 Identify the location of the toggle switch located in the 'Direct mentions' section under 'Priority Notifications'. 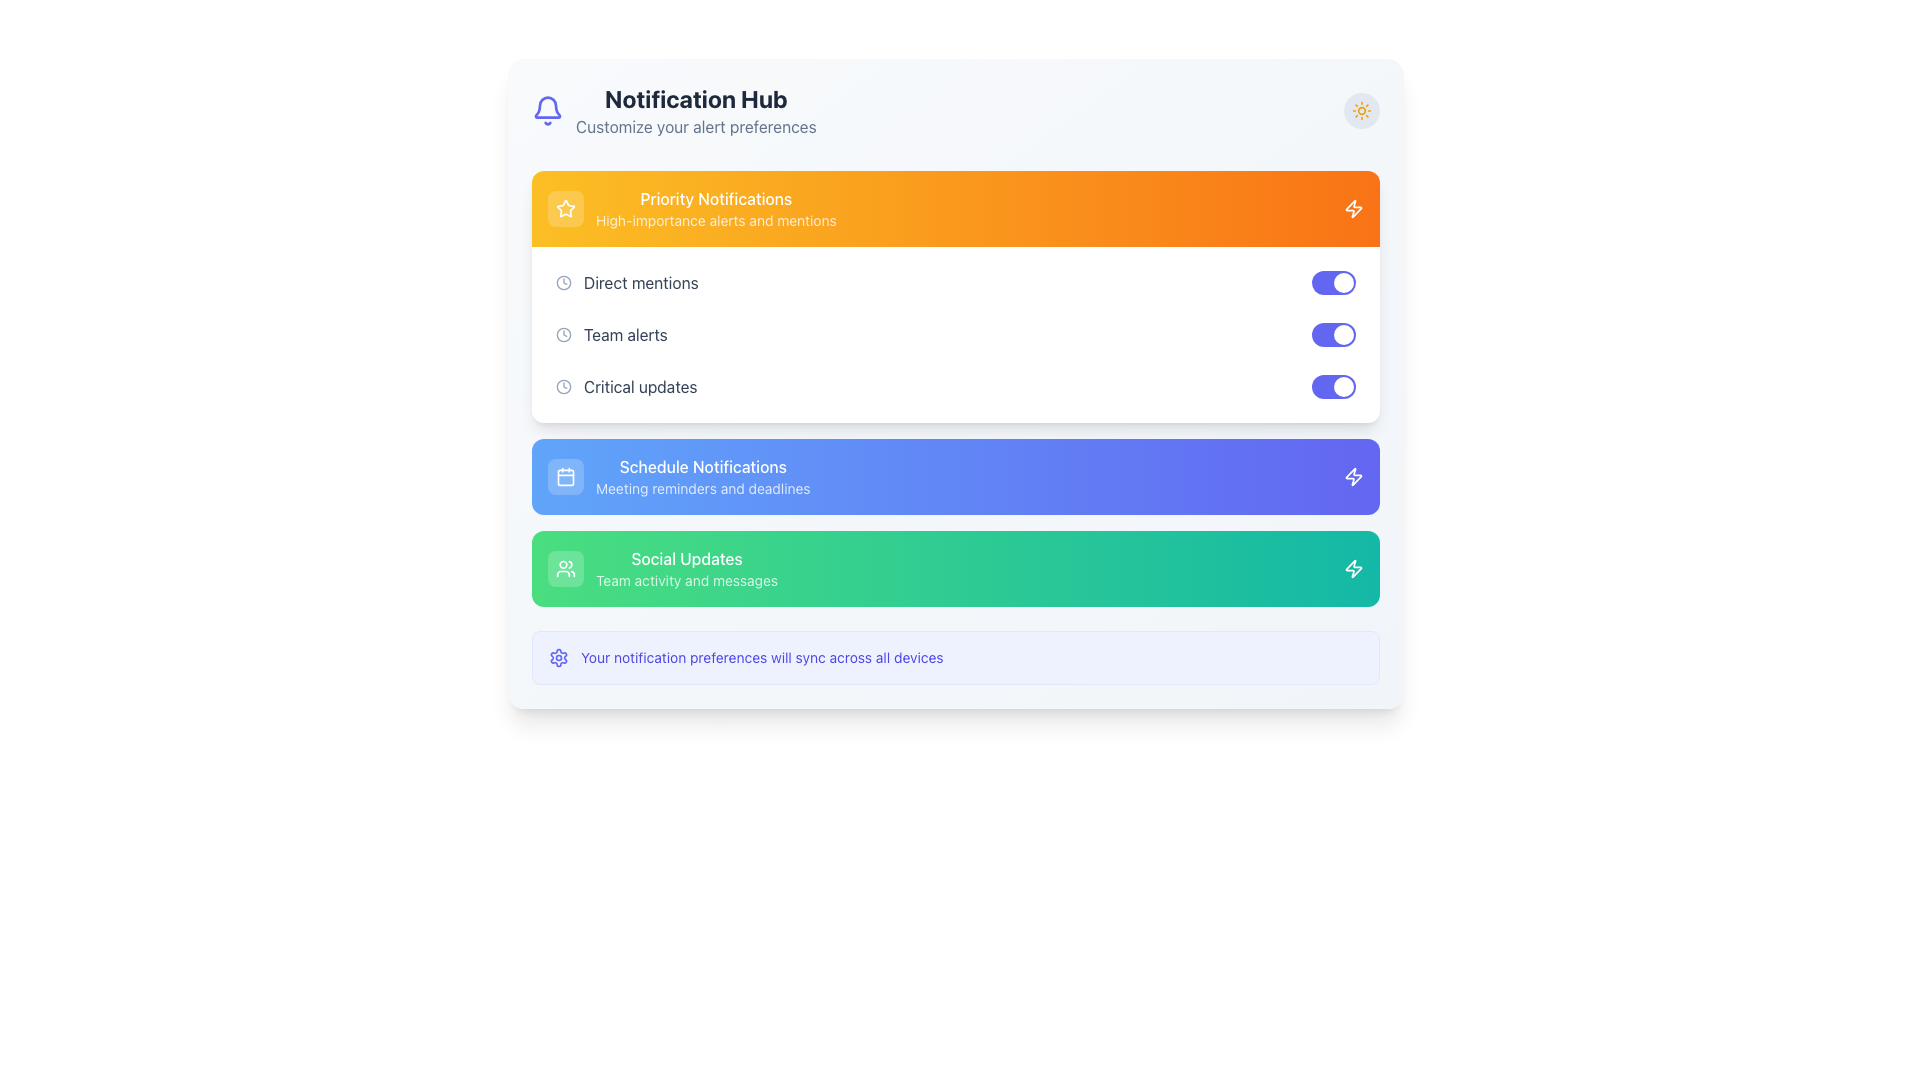
(1334, 282).